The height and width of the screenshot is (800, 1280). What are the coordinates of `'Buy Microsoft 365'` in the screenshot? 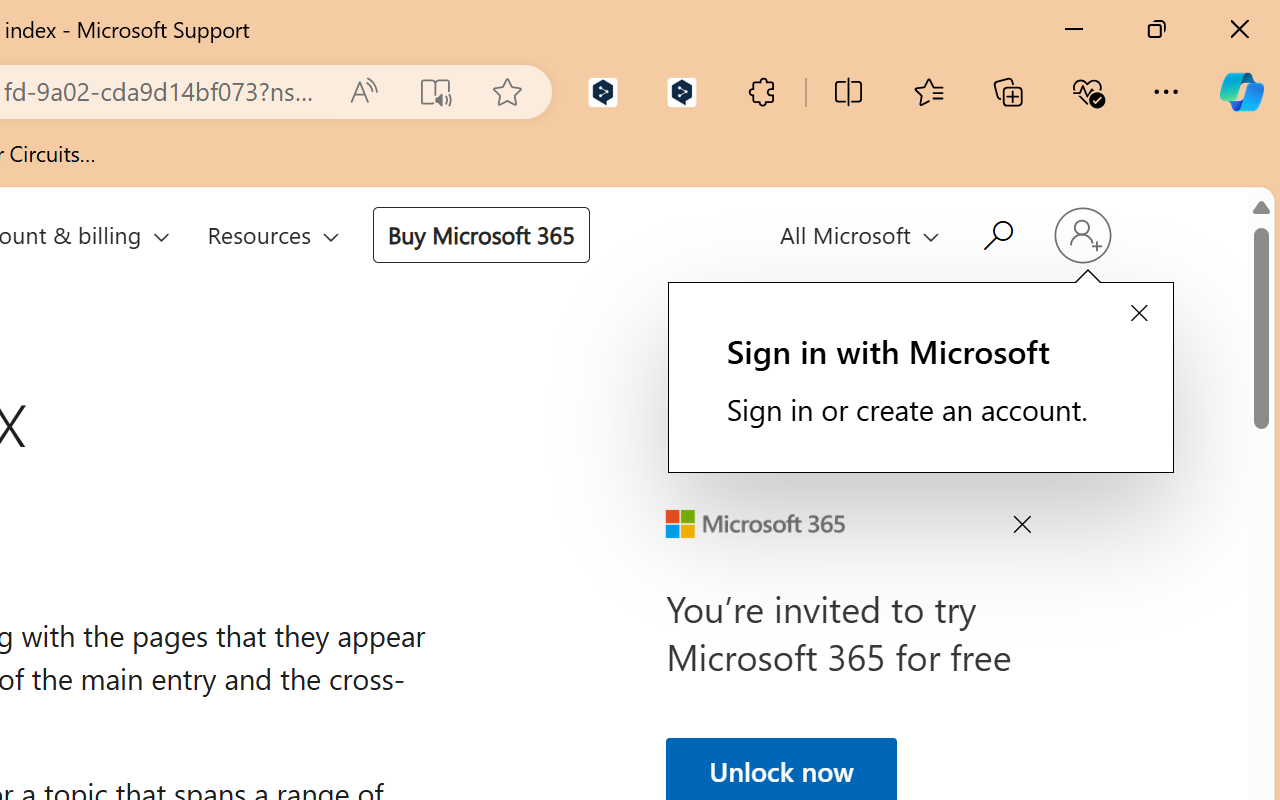 It's located at (480, 233).